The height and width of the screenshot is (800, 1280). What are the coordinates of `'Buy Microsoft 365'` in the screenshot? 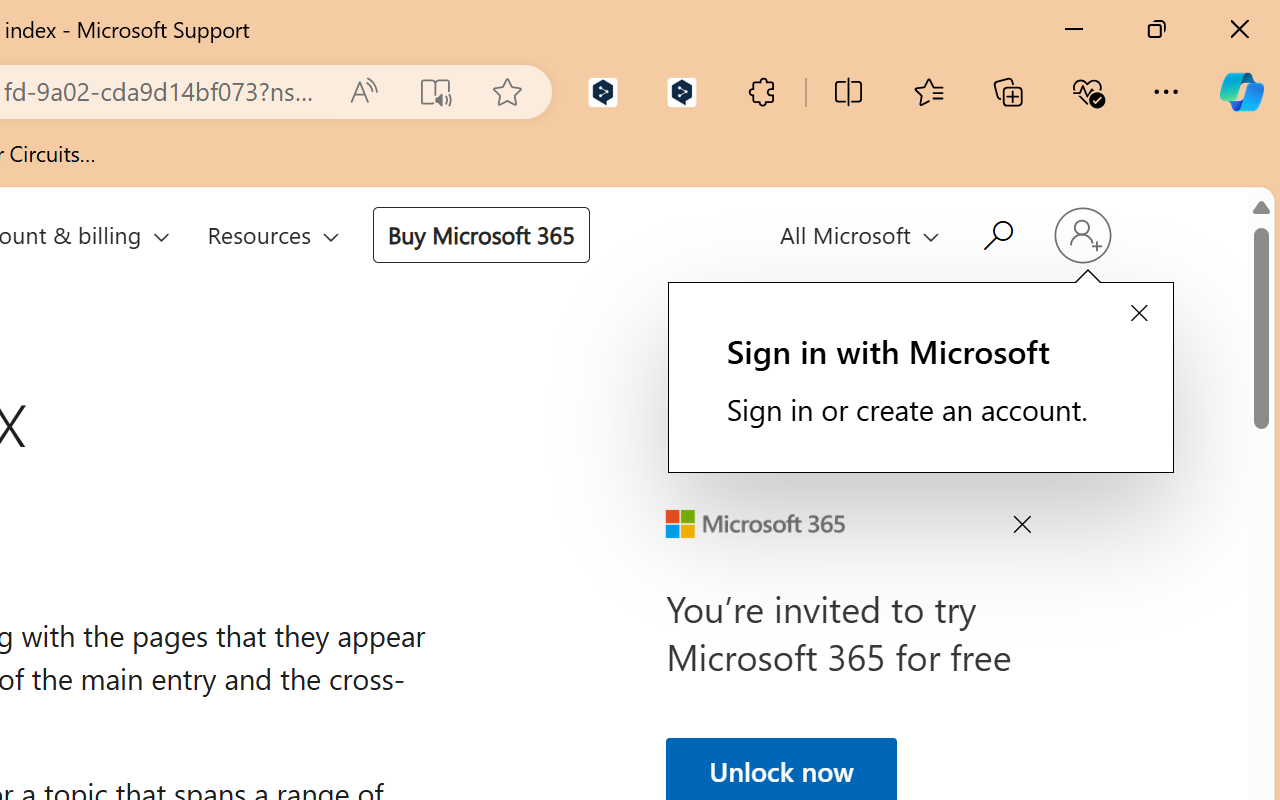 It's located at (480, 233).